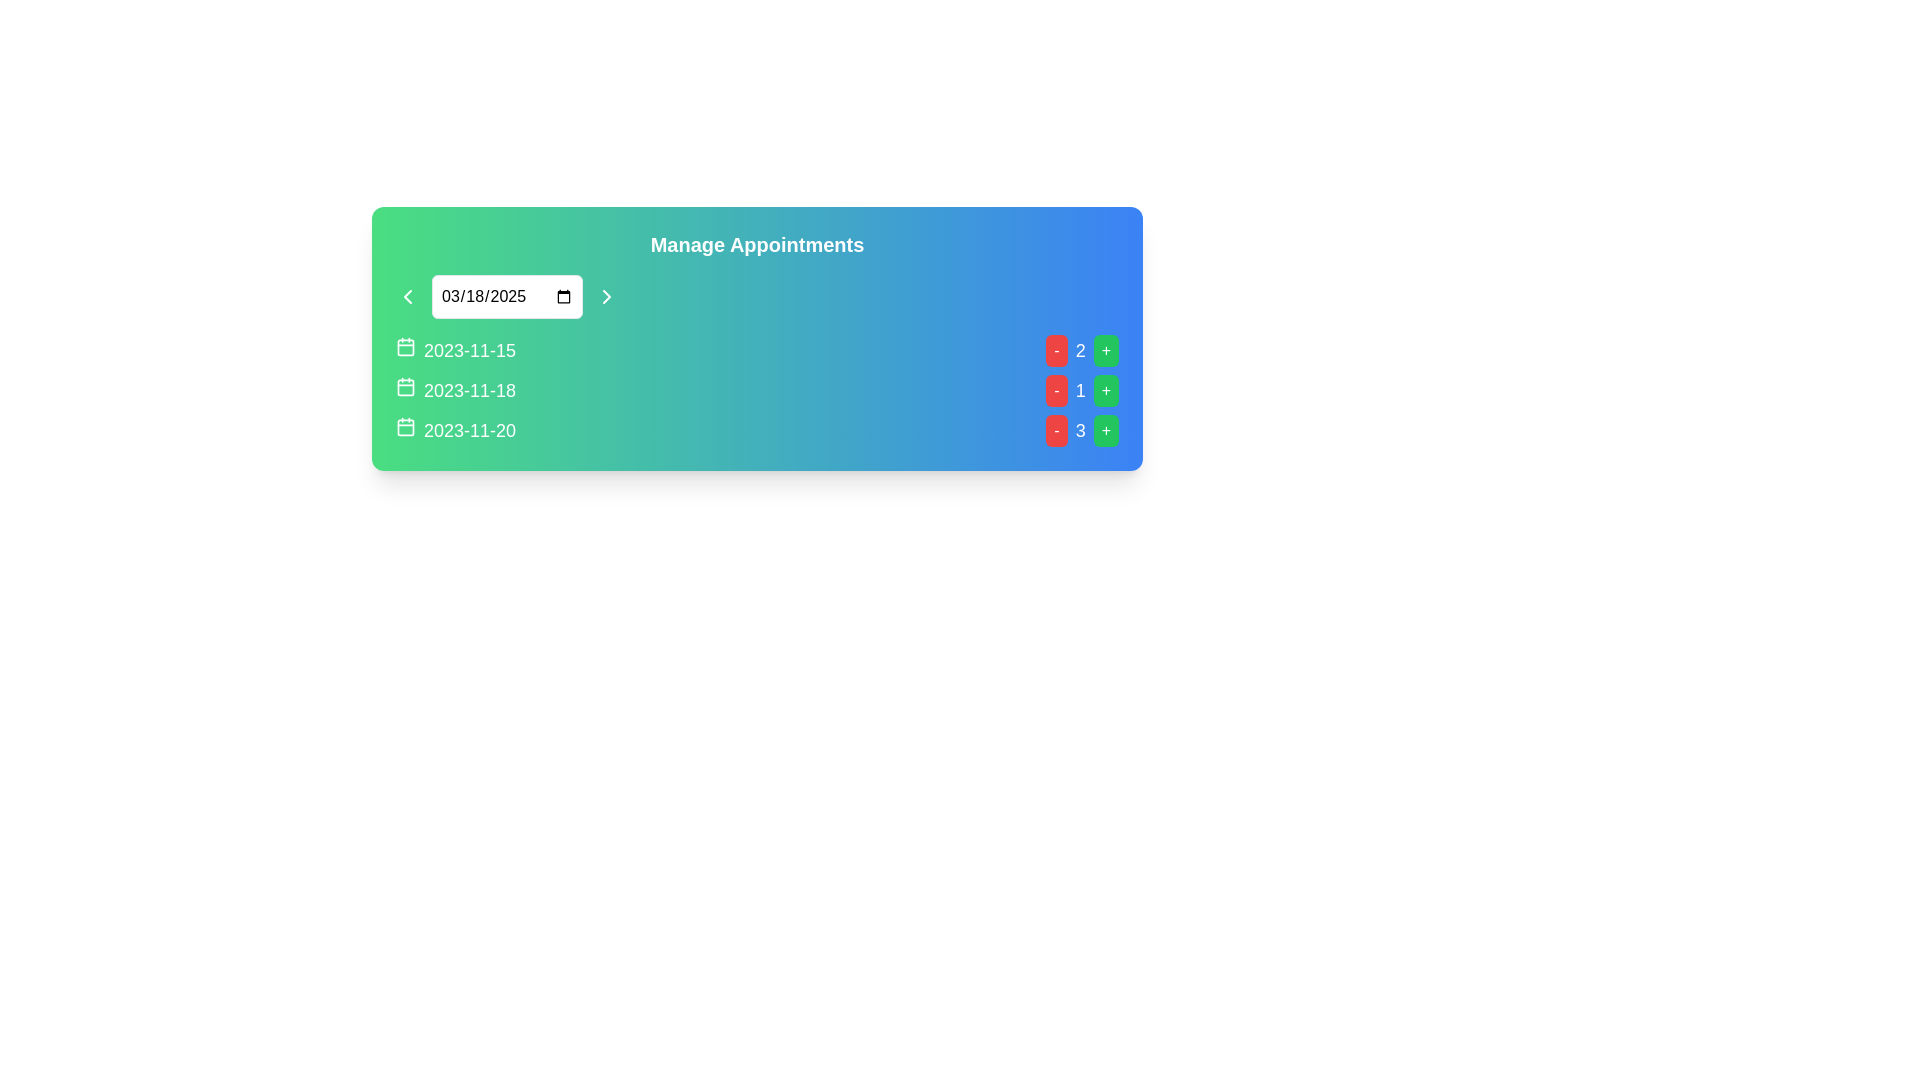 The height and width of the screenshot is (1080, 1920). What do you see at coordinates (1105, 430) in the screenshot?
I see `the third '+' button in the vertically-aligned group located in the rightmost section of the interface to interact` at bounding box center [1105, 430].